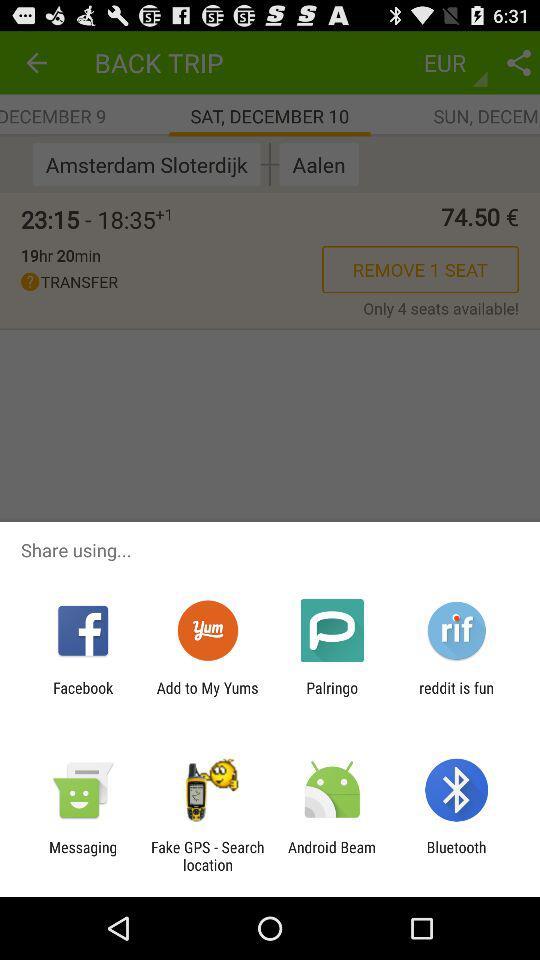  What do you see at coordinates (456, 696) in the screenshot?
I see `the reddit is fun icon` at bounding box center [456, 696].